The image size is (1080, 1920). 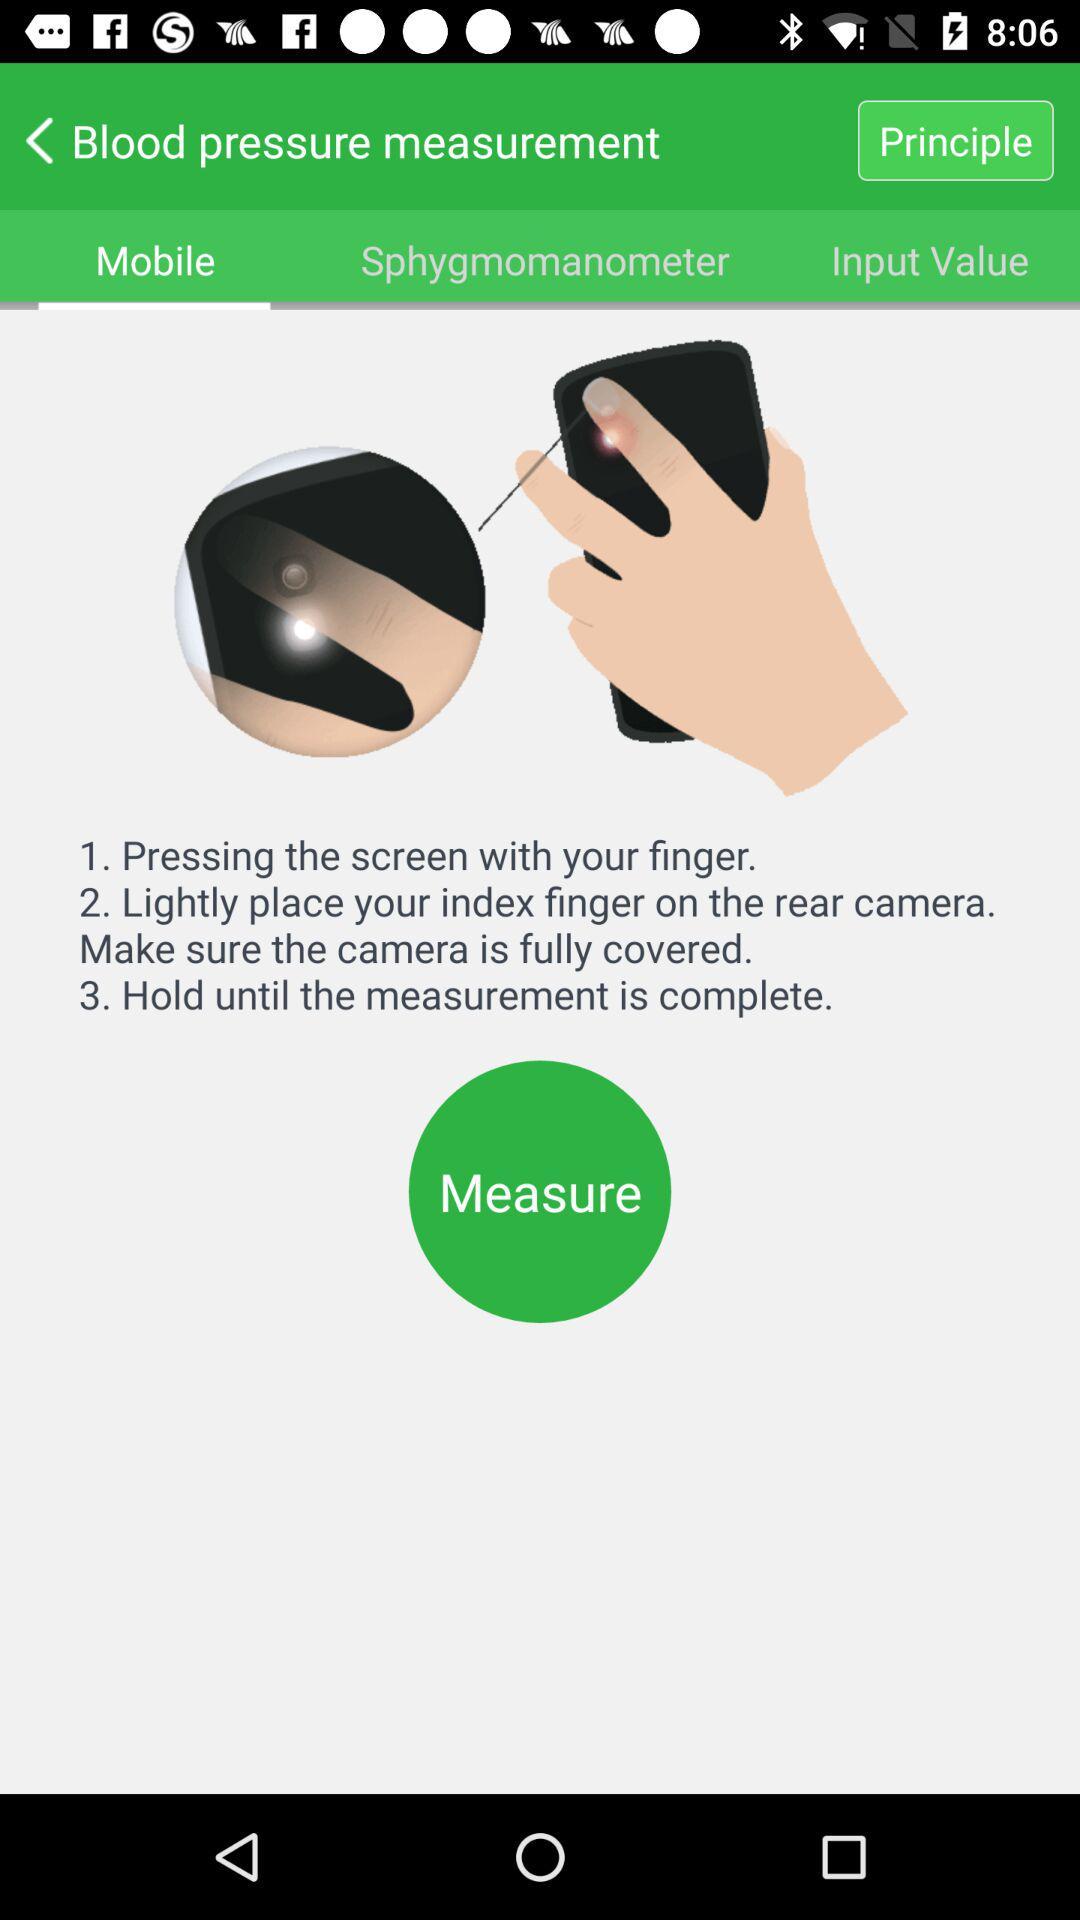 What do you see at coordinates (154, 258) in the screenshot?
I see `mobile item` at bounding box center [154, 258].